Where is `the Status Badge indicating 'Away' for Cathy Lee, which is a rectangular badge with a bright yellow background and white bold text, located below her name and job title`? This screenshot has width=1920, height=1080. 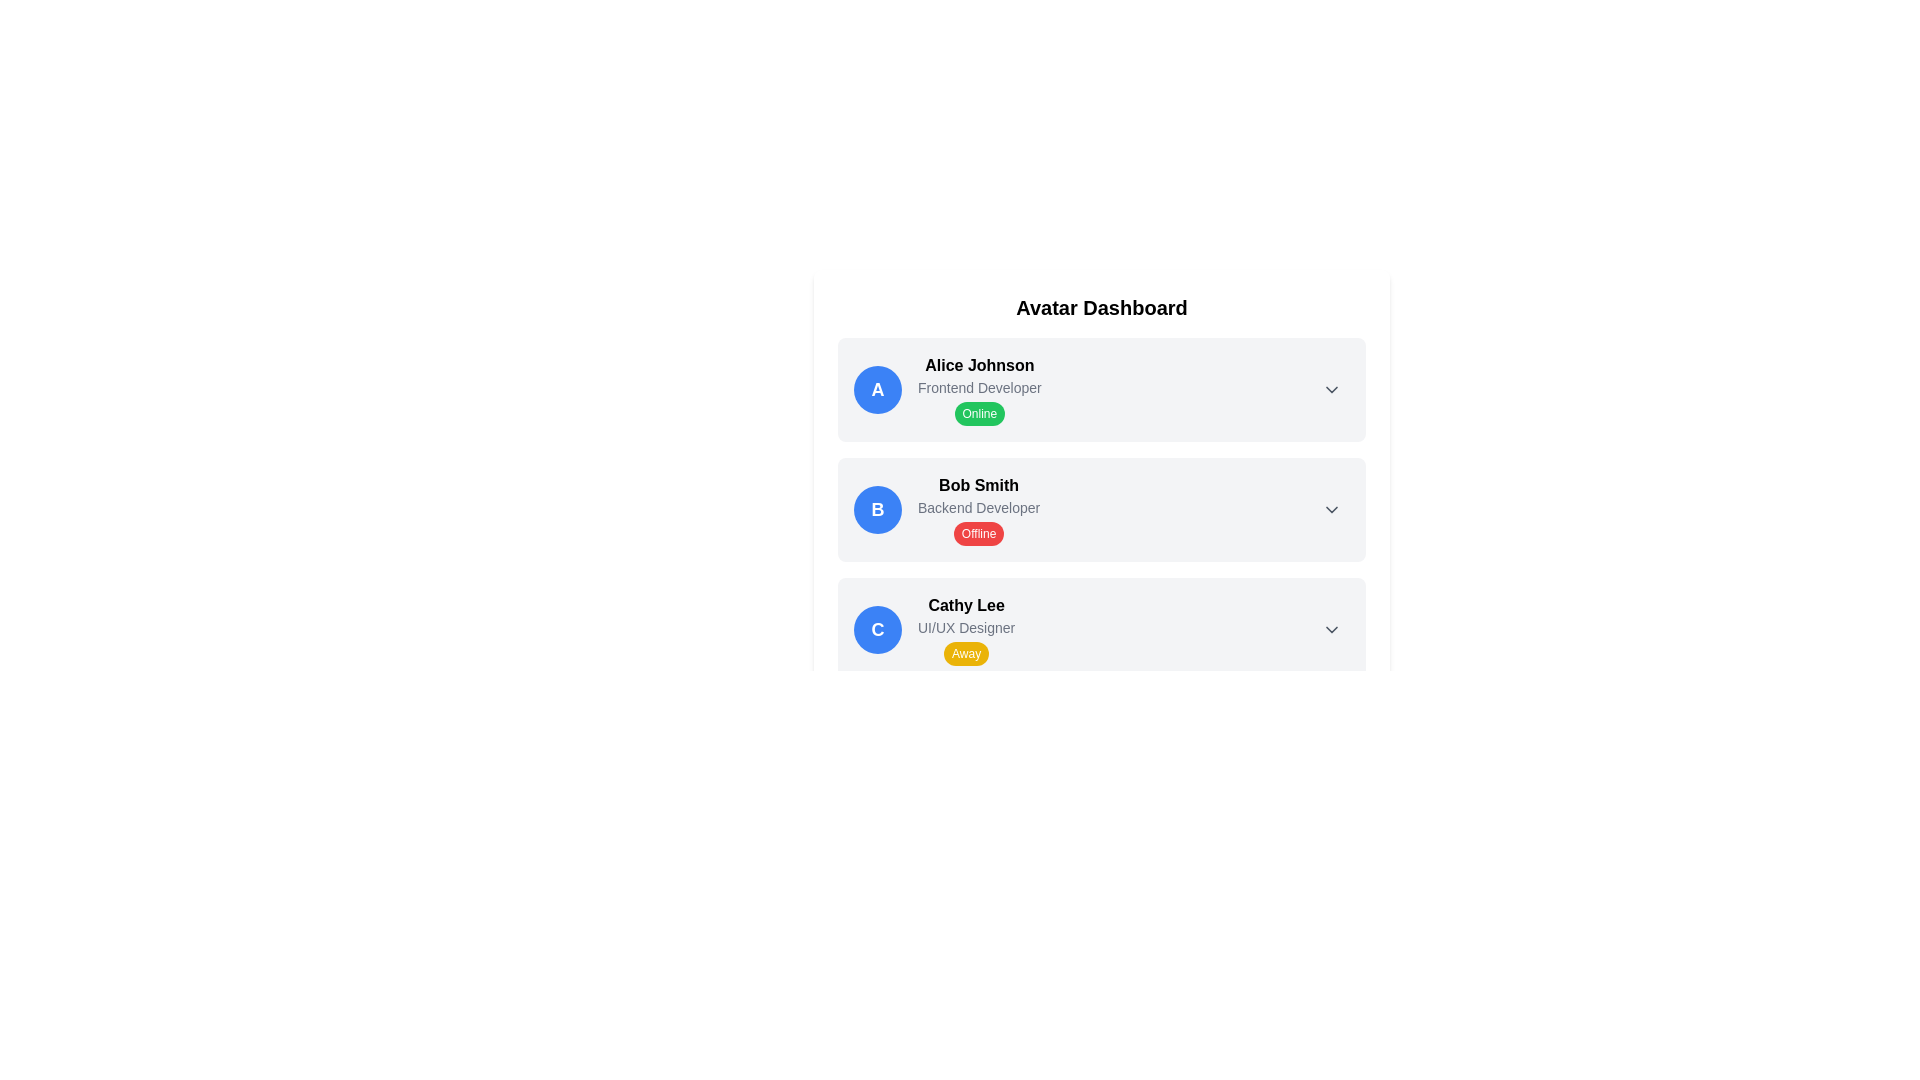 the Status Badge indicating 'Away' for Cathy Lee, which is a rectangular badge with a bright yellow background and white bold text, located below her name and job title is located at coordinates (966, 654).